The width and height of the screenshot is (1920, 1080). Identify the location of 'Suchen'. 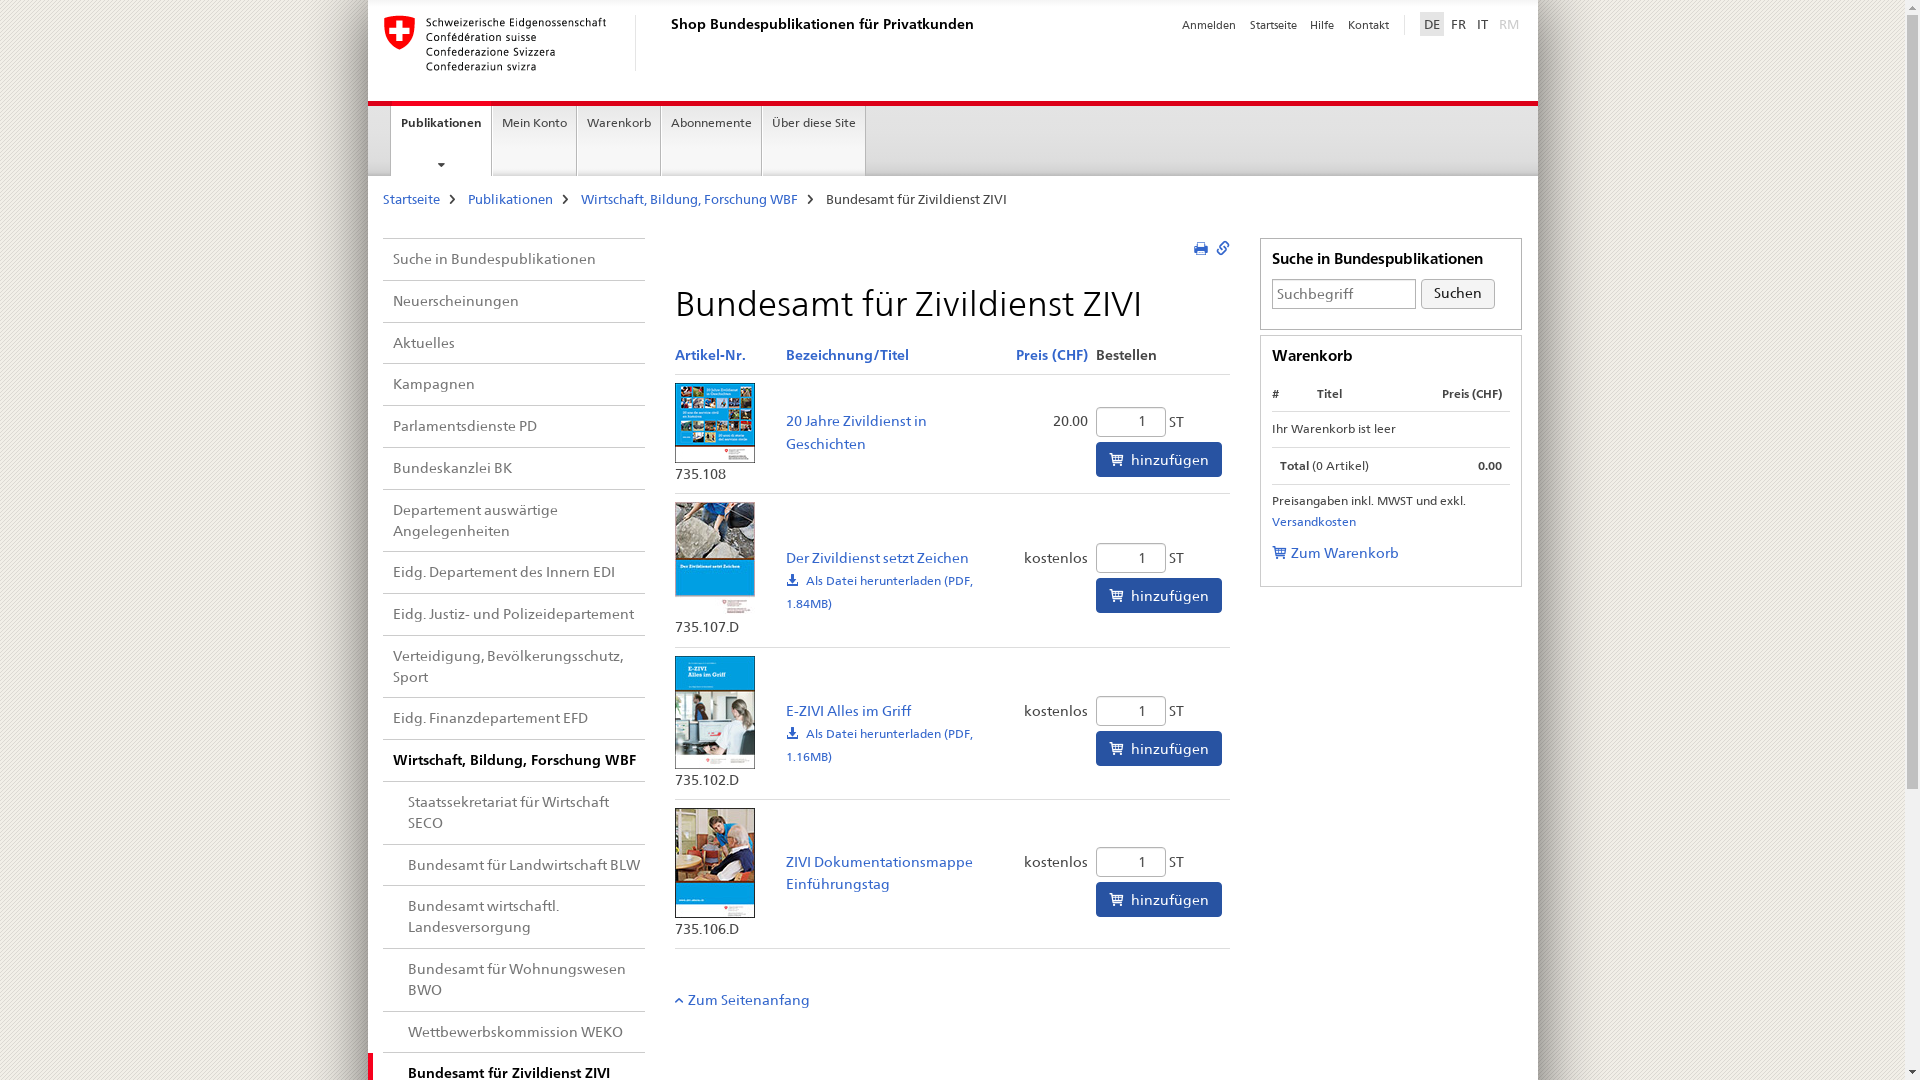
(1458, 293).